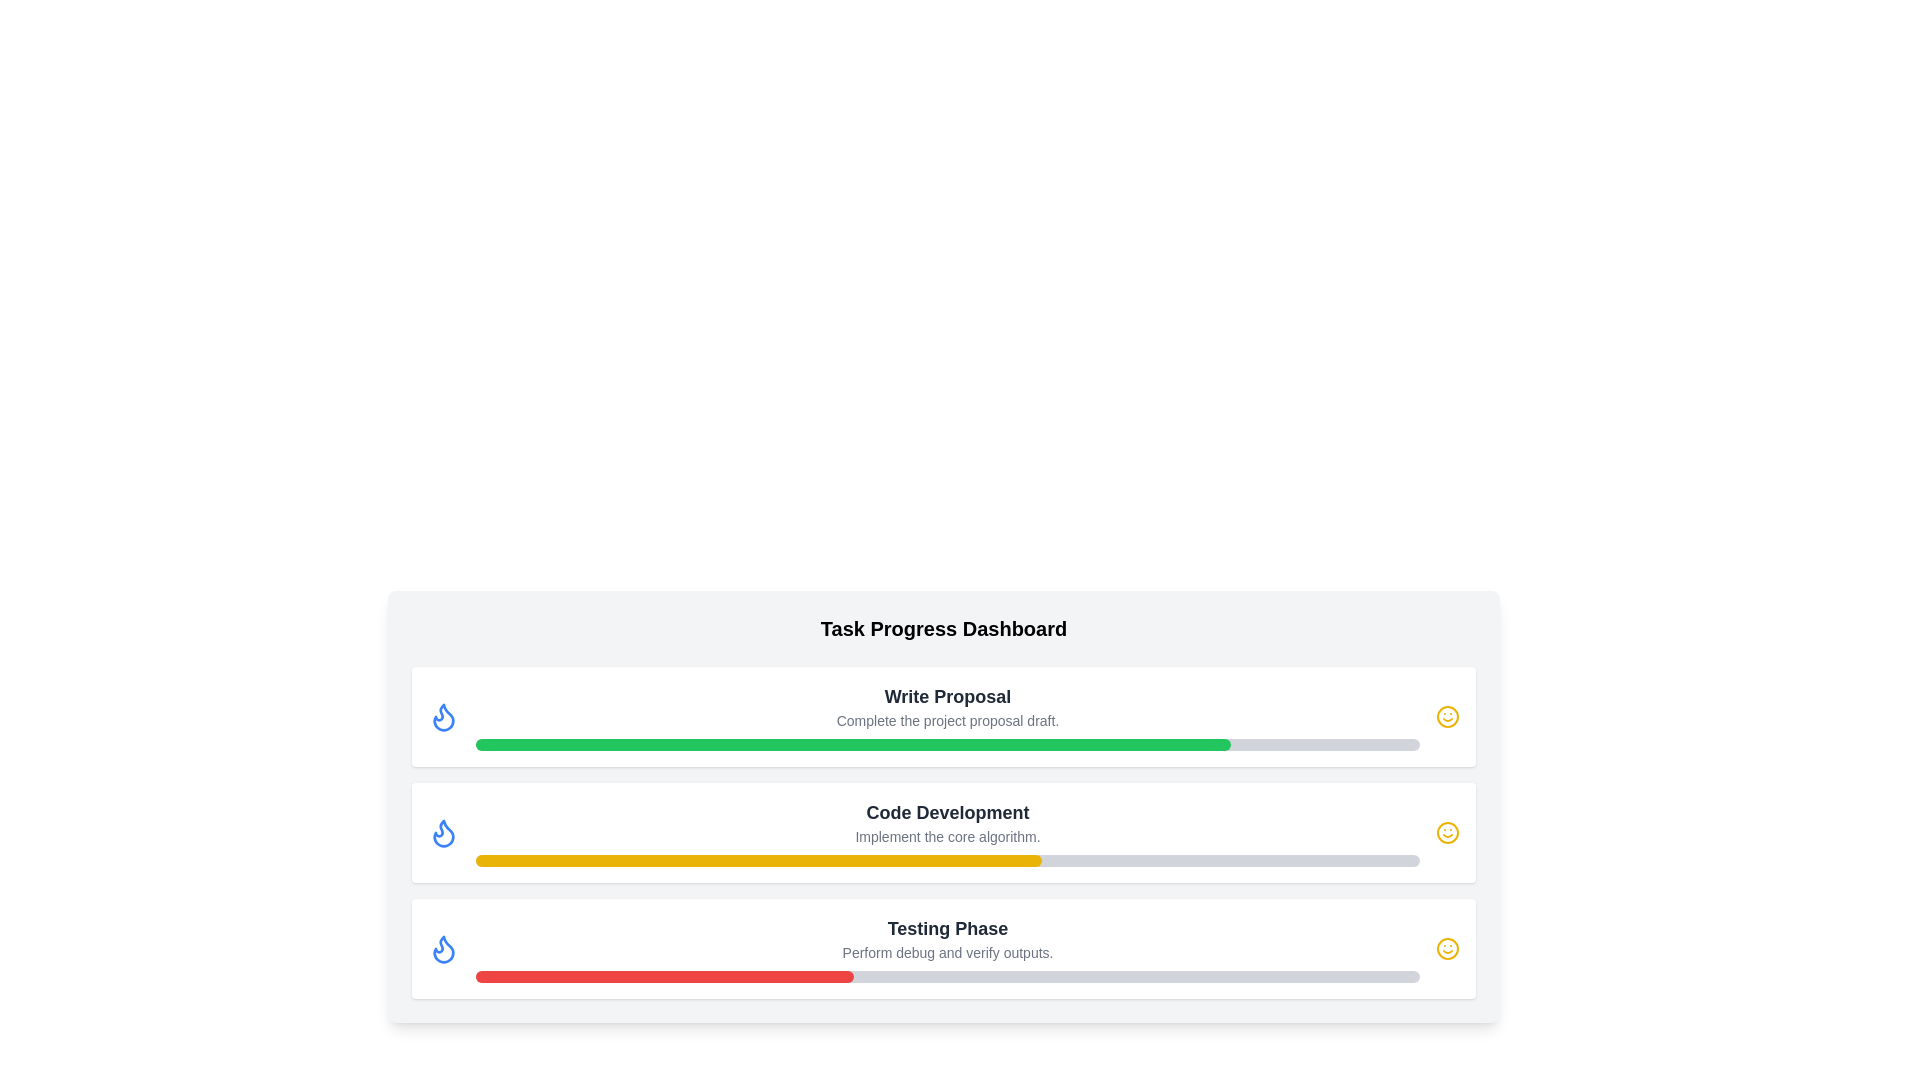 This screenshot has width=1920, height=1080. Describe the element at coordinates (1448, 833) in the screenshot. I see `the central circular component of the smiley face icon, which is part of an SVG image located in the visual task progress section` at that location.